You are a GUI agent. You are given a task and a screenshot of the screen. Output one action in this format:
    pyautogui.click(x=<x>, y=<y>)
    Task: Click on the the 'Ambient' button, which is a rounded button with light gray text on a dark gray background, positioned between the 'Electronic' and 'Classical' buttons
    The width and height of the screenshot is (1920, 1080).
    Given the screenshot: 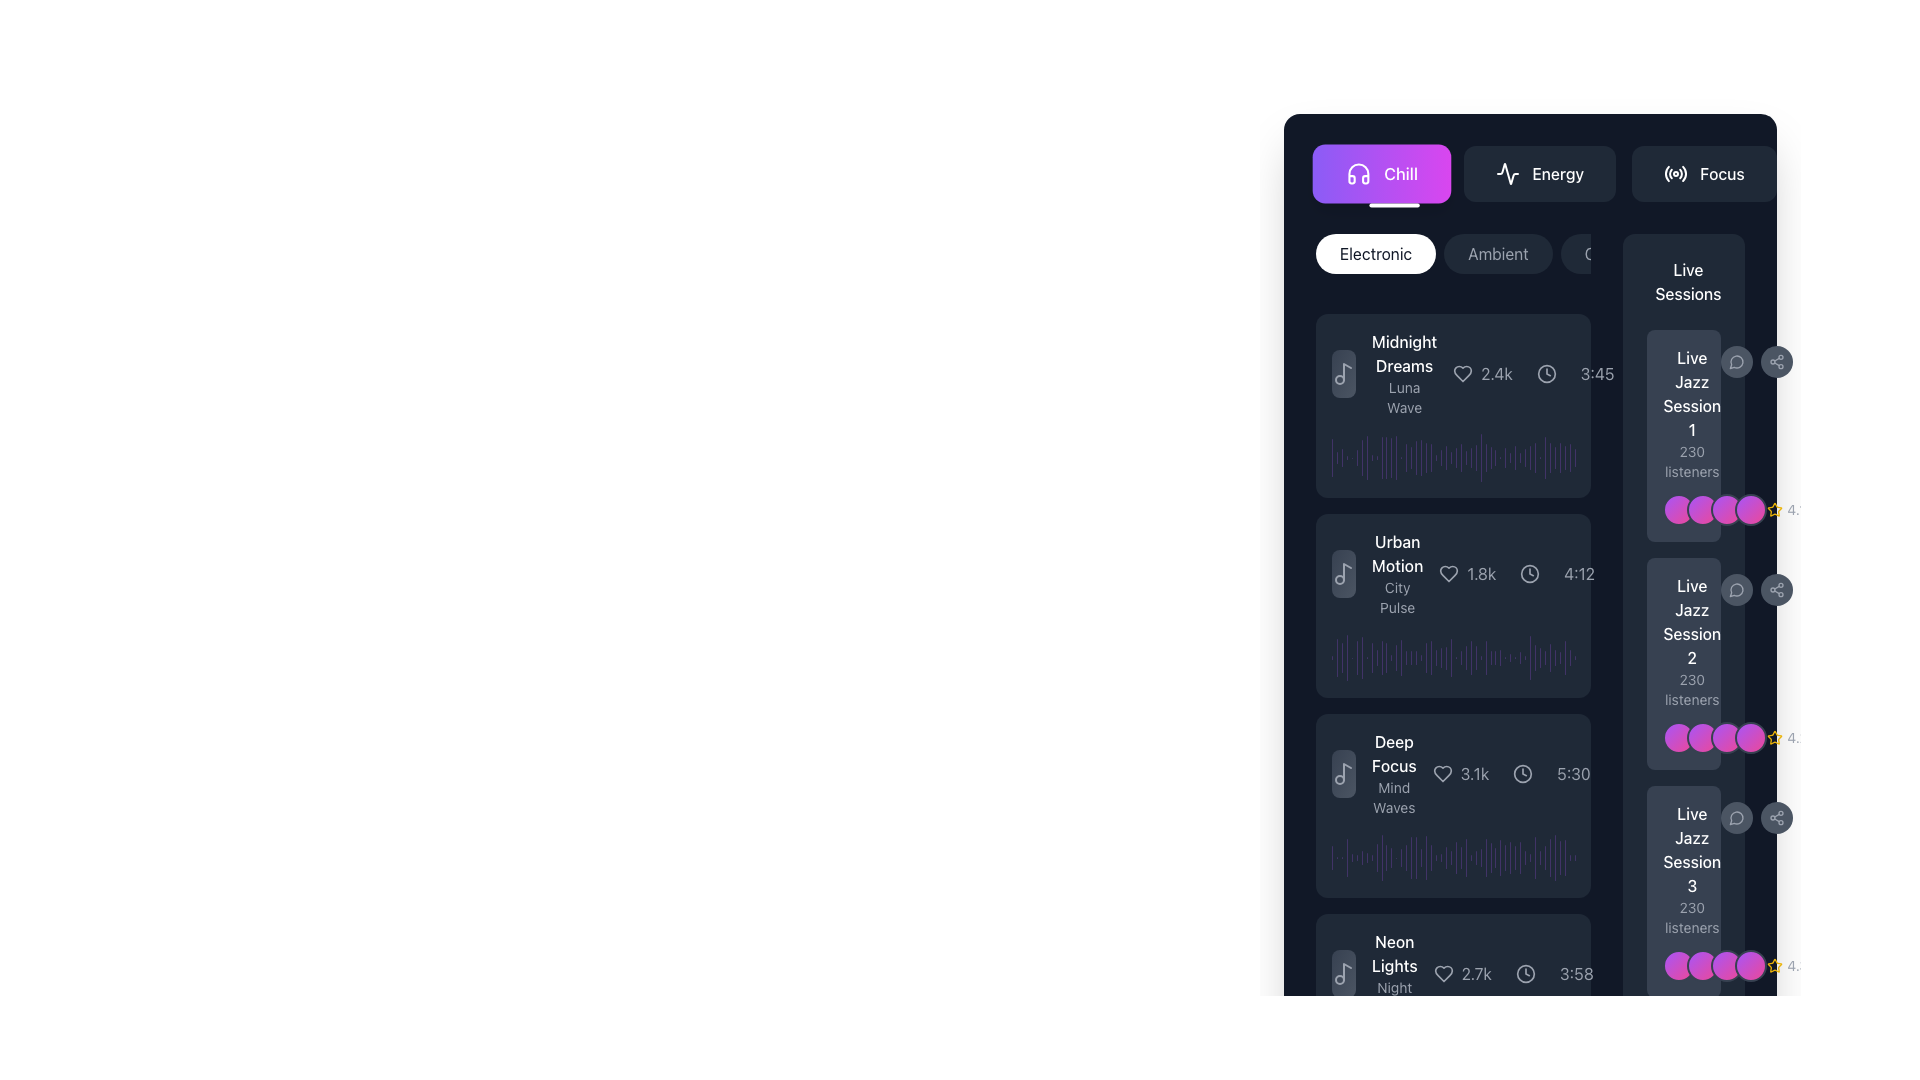 What is the action you would take?
    pyautogui.click(x=1498, y=253)
    